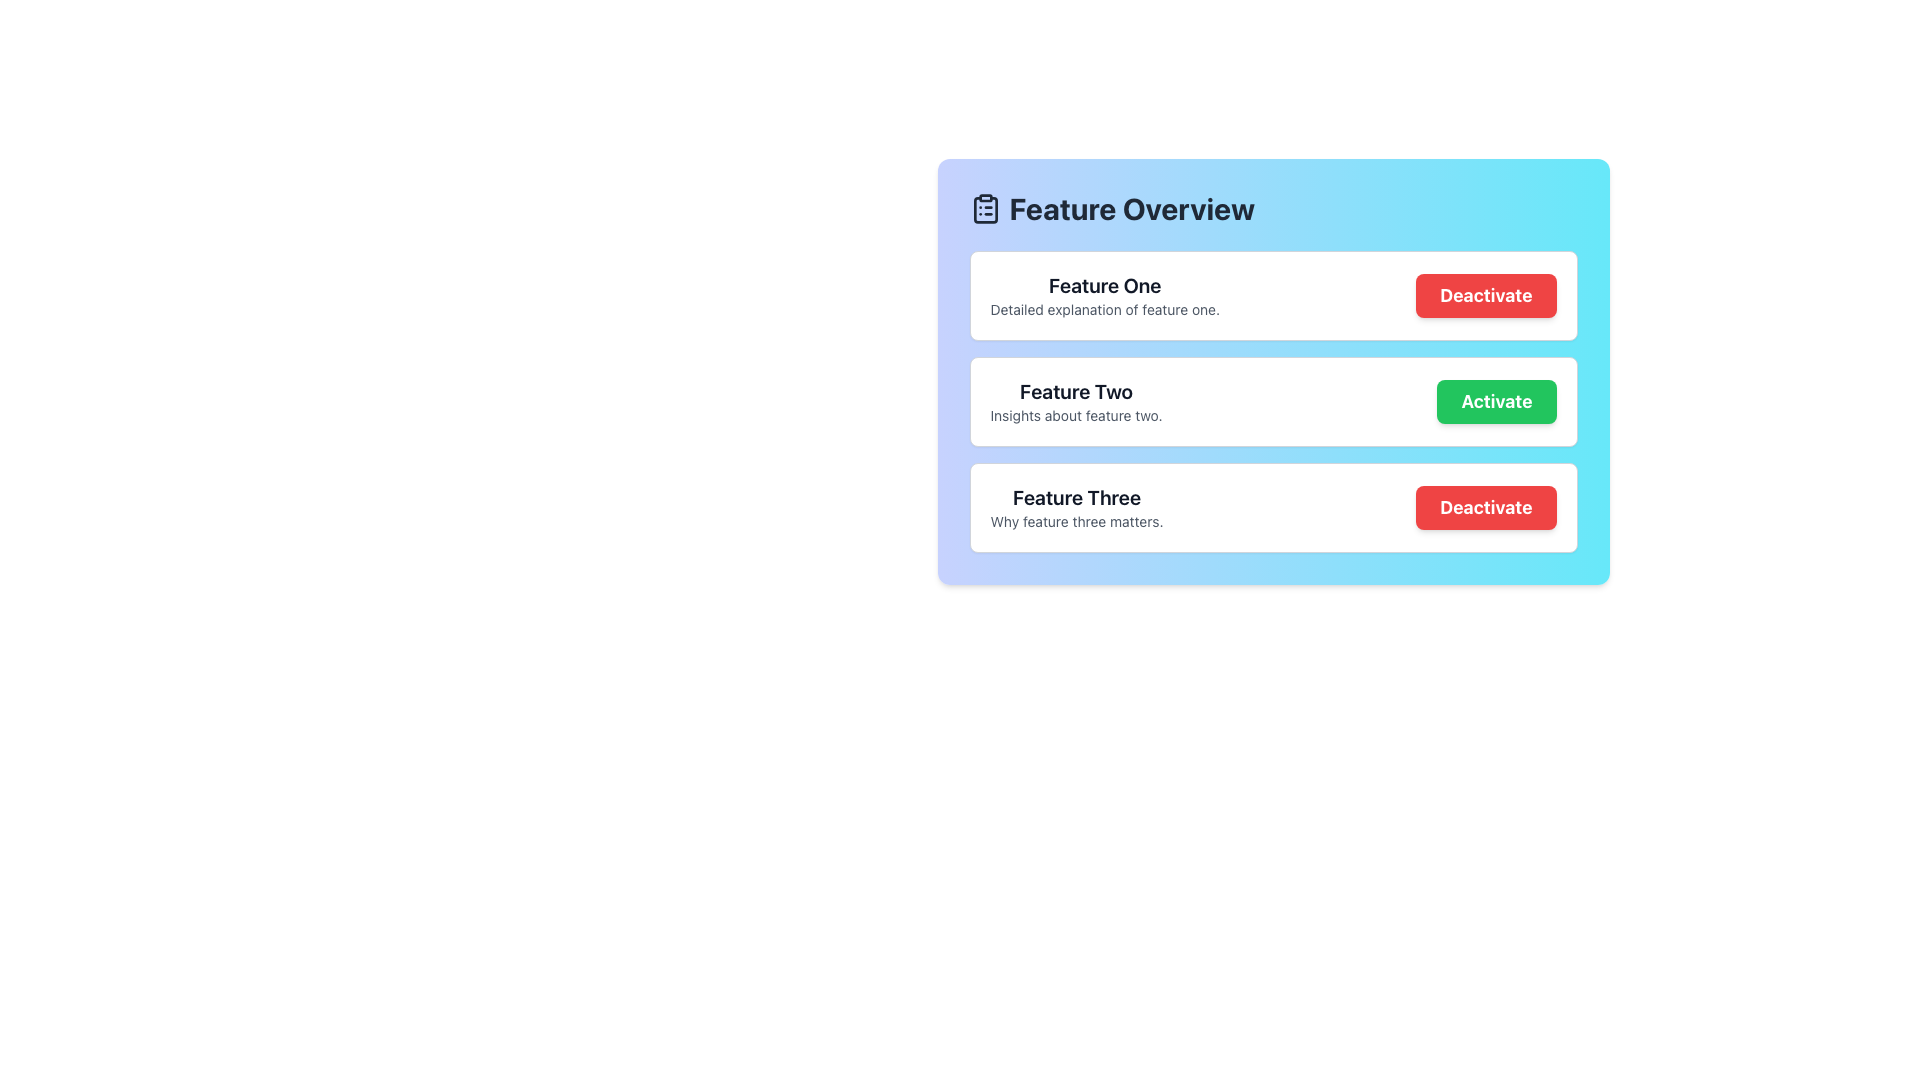 The height and width of the screenshot is (1080, 1920). I want to click on the clipboard icon located immediately to the left of the 'Feature Overview' text for additional actions, so click(985, 208).